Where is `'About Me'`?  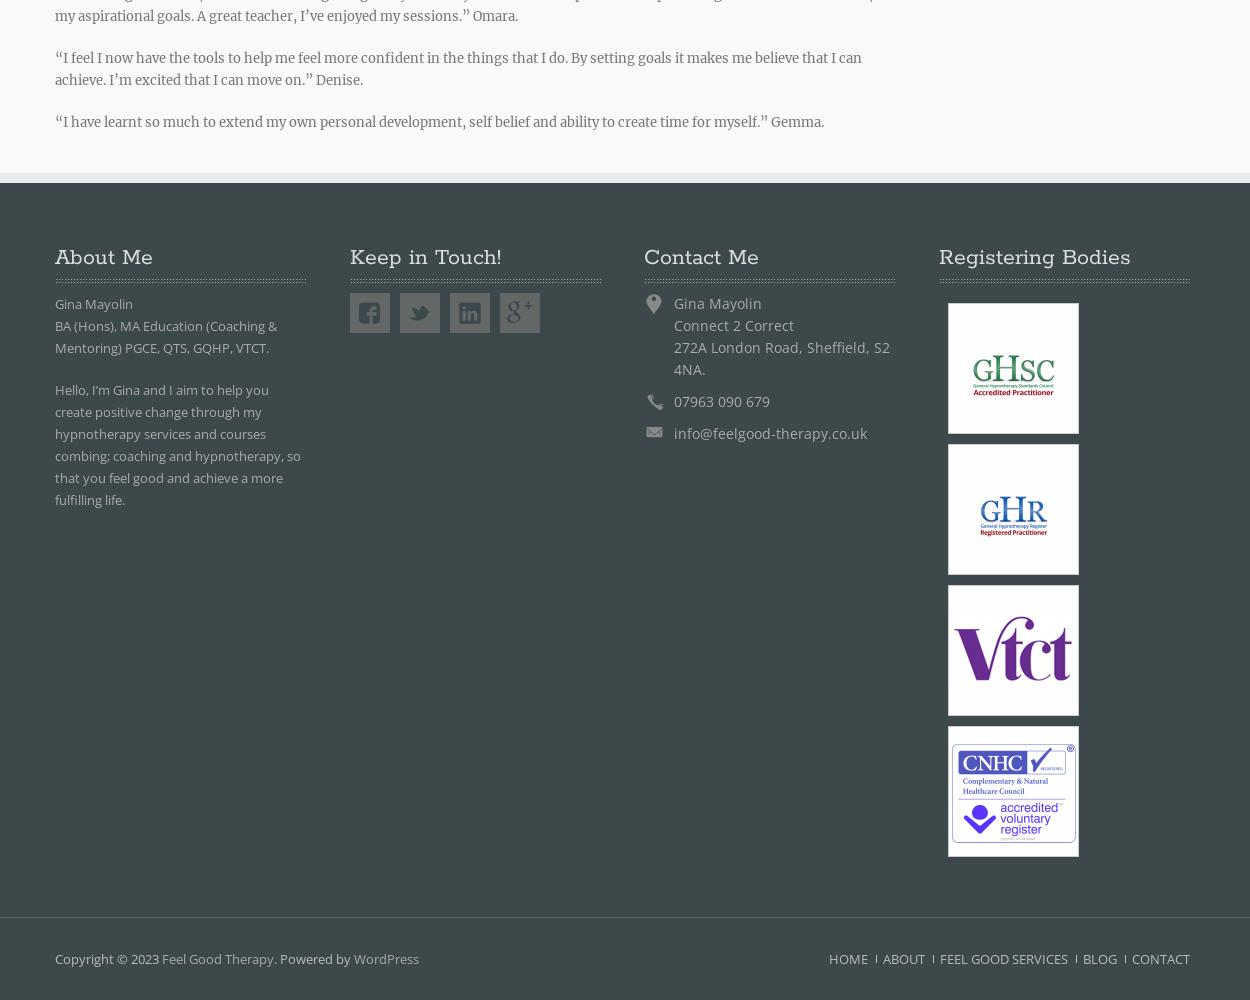 'About Me' is located at coordinates (103, 258).